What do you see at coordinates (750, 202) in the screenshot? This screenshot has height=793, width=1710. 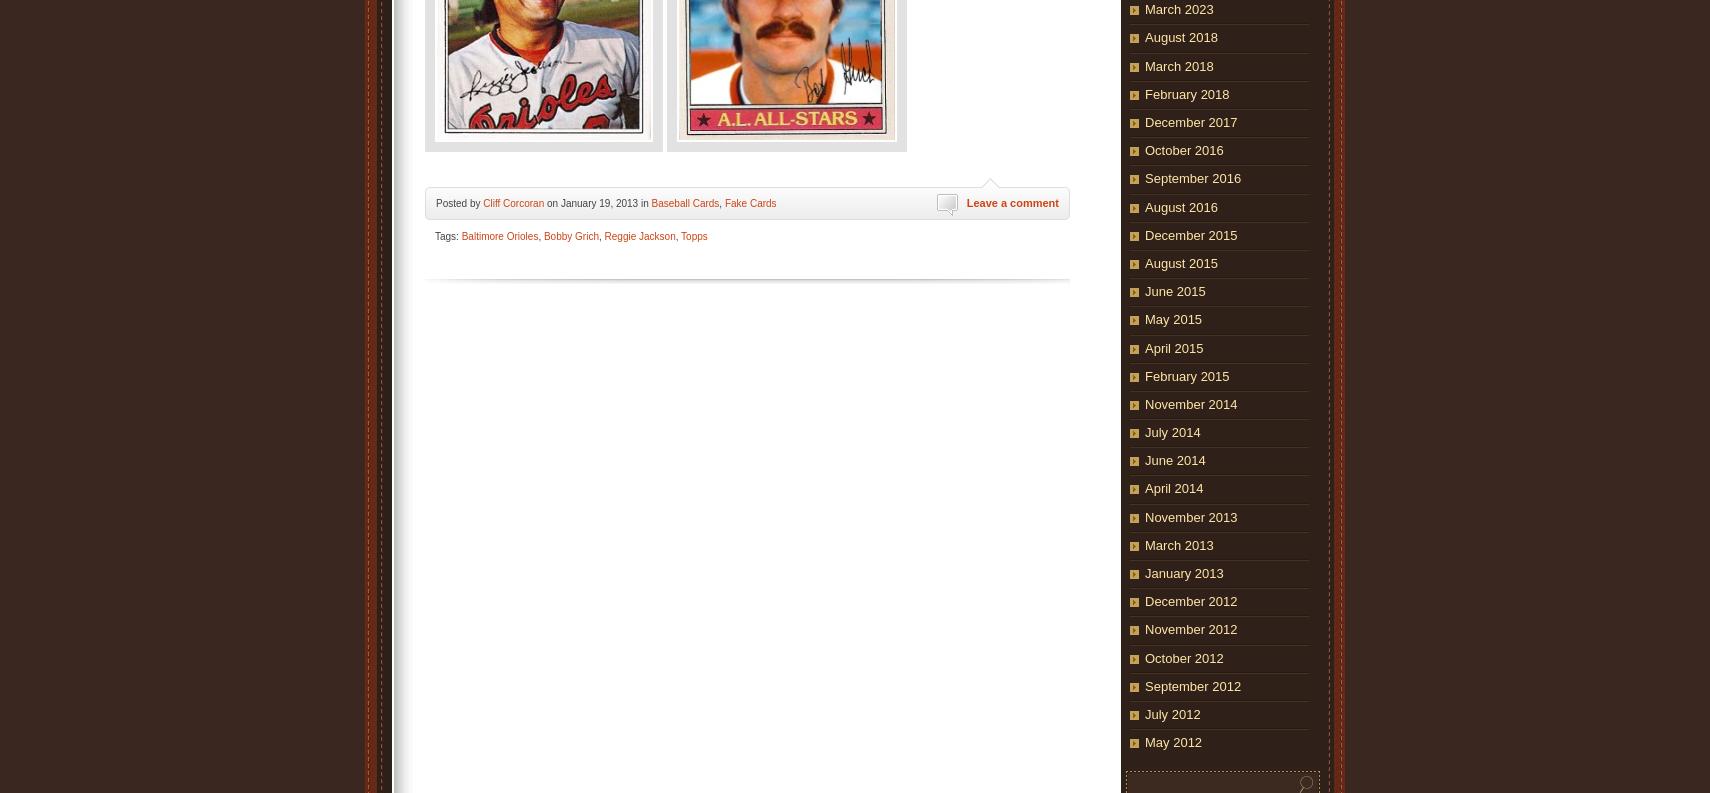 I see `'Fake Cards'` at bounding box center [750, 202].